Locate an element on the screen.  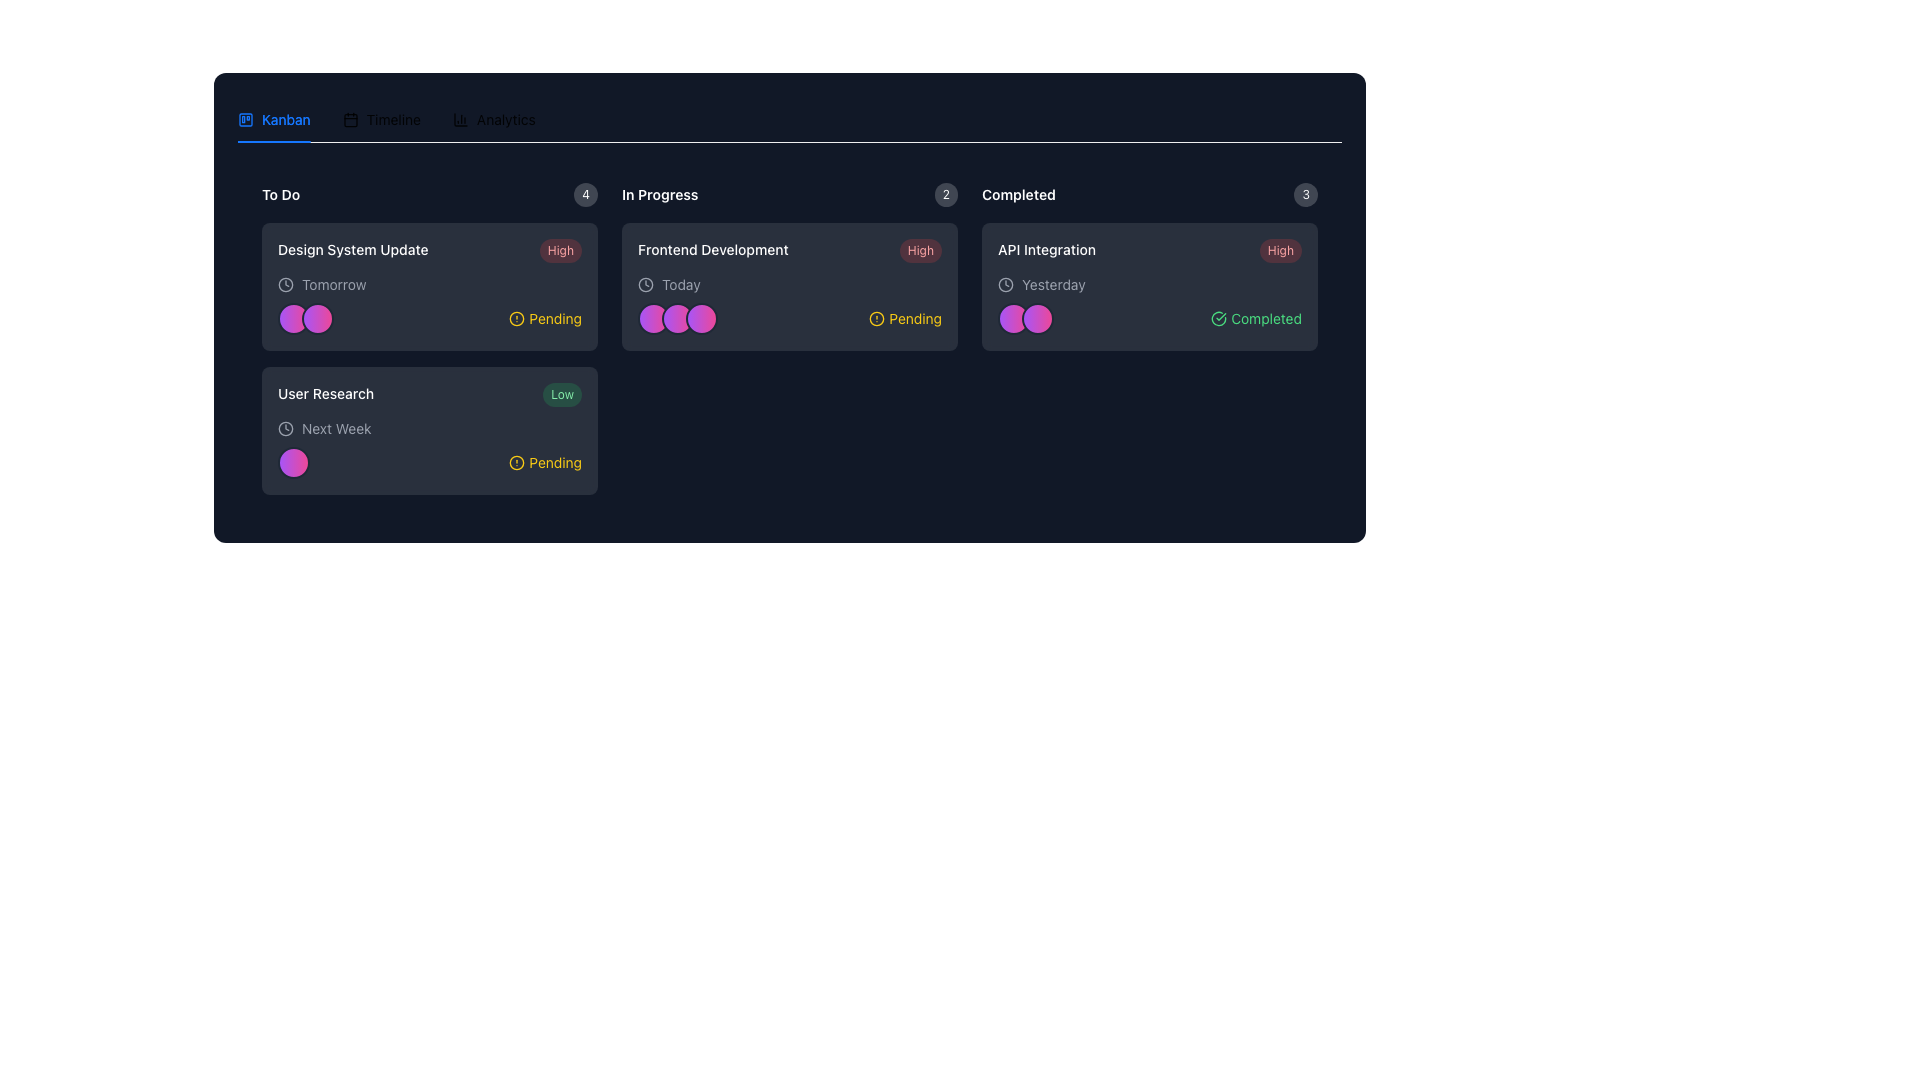
the pill-shaped badge with the text 'High' on a red background, located to the top-right of the 'API Integration' box in the 'Completed' section is located at coordinates (1280, 249).